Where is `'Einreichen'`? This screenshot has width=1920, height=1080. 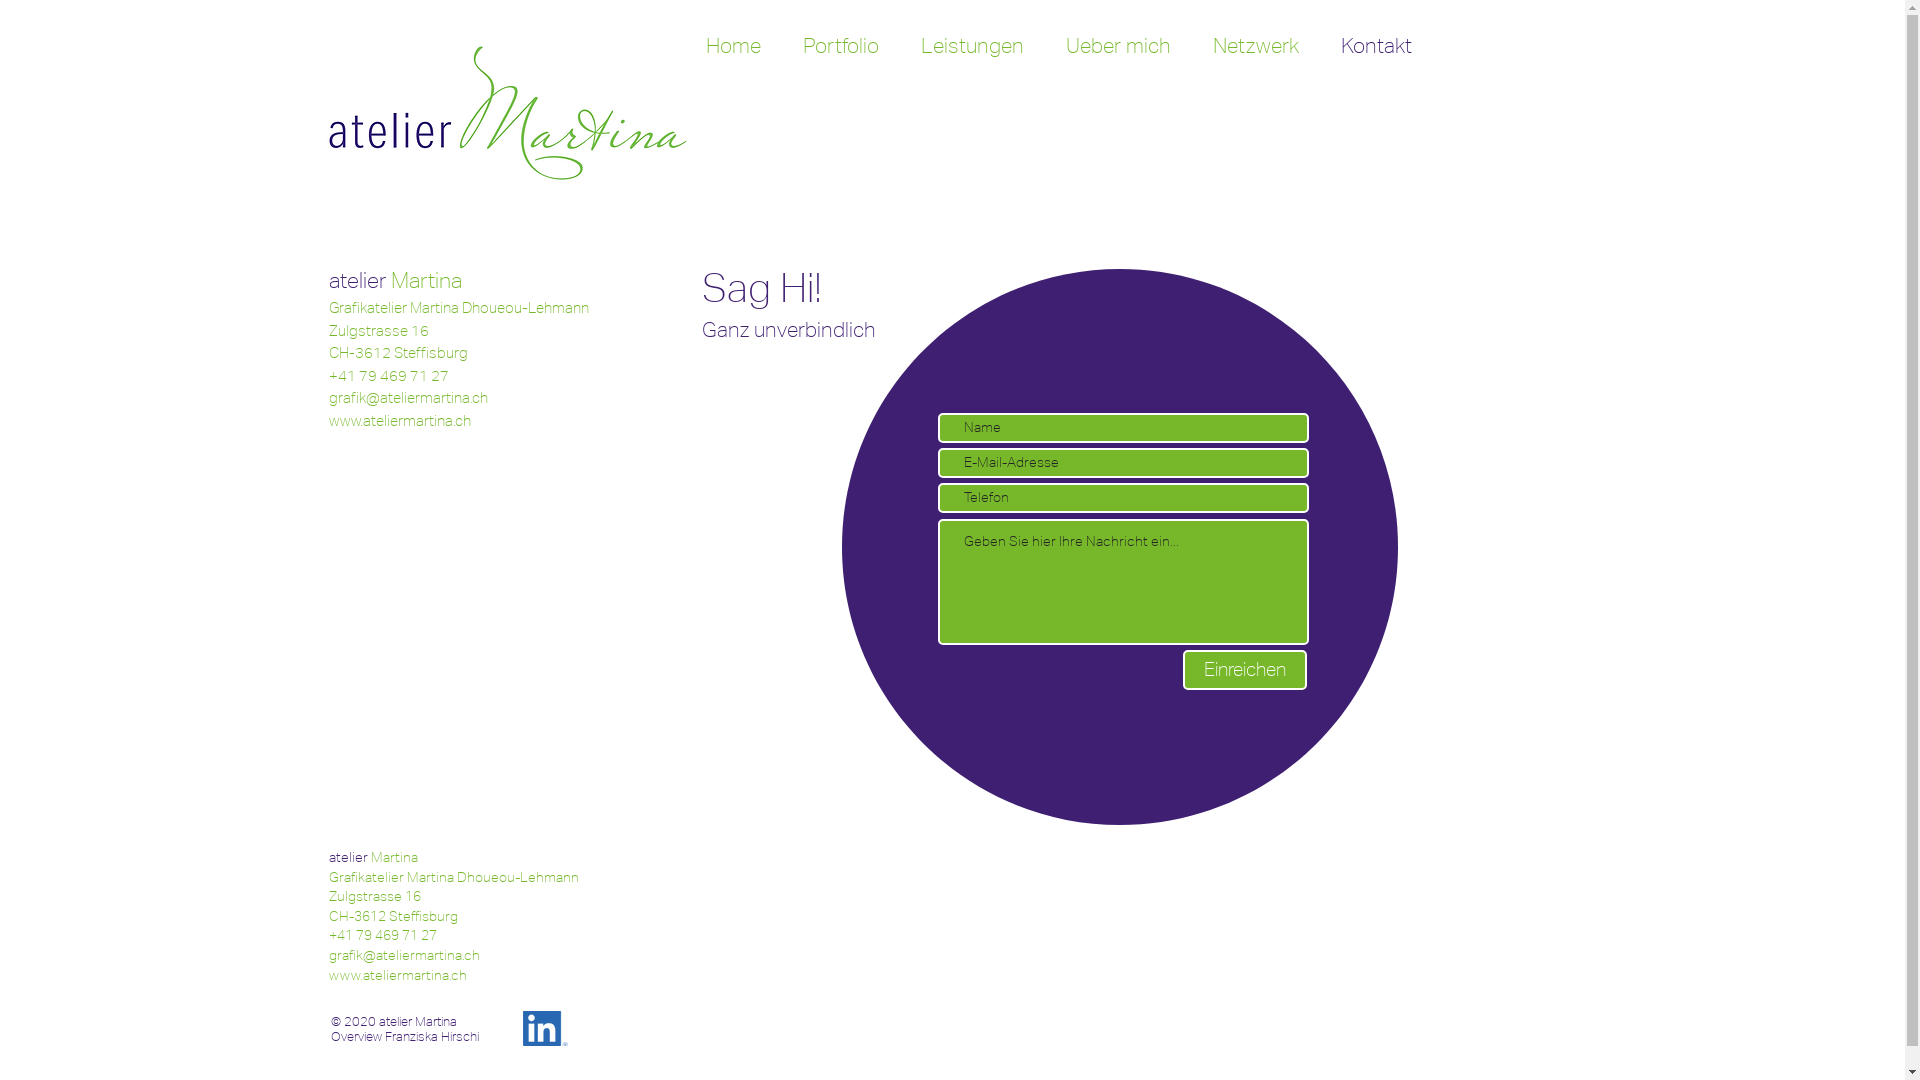
'Einreichen' is located at coordinates (1181, 670).